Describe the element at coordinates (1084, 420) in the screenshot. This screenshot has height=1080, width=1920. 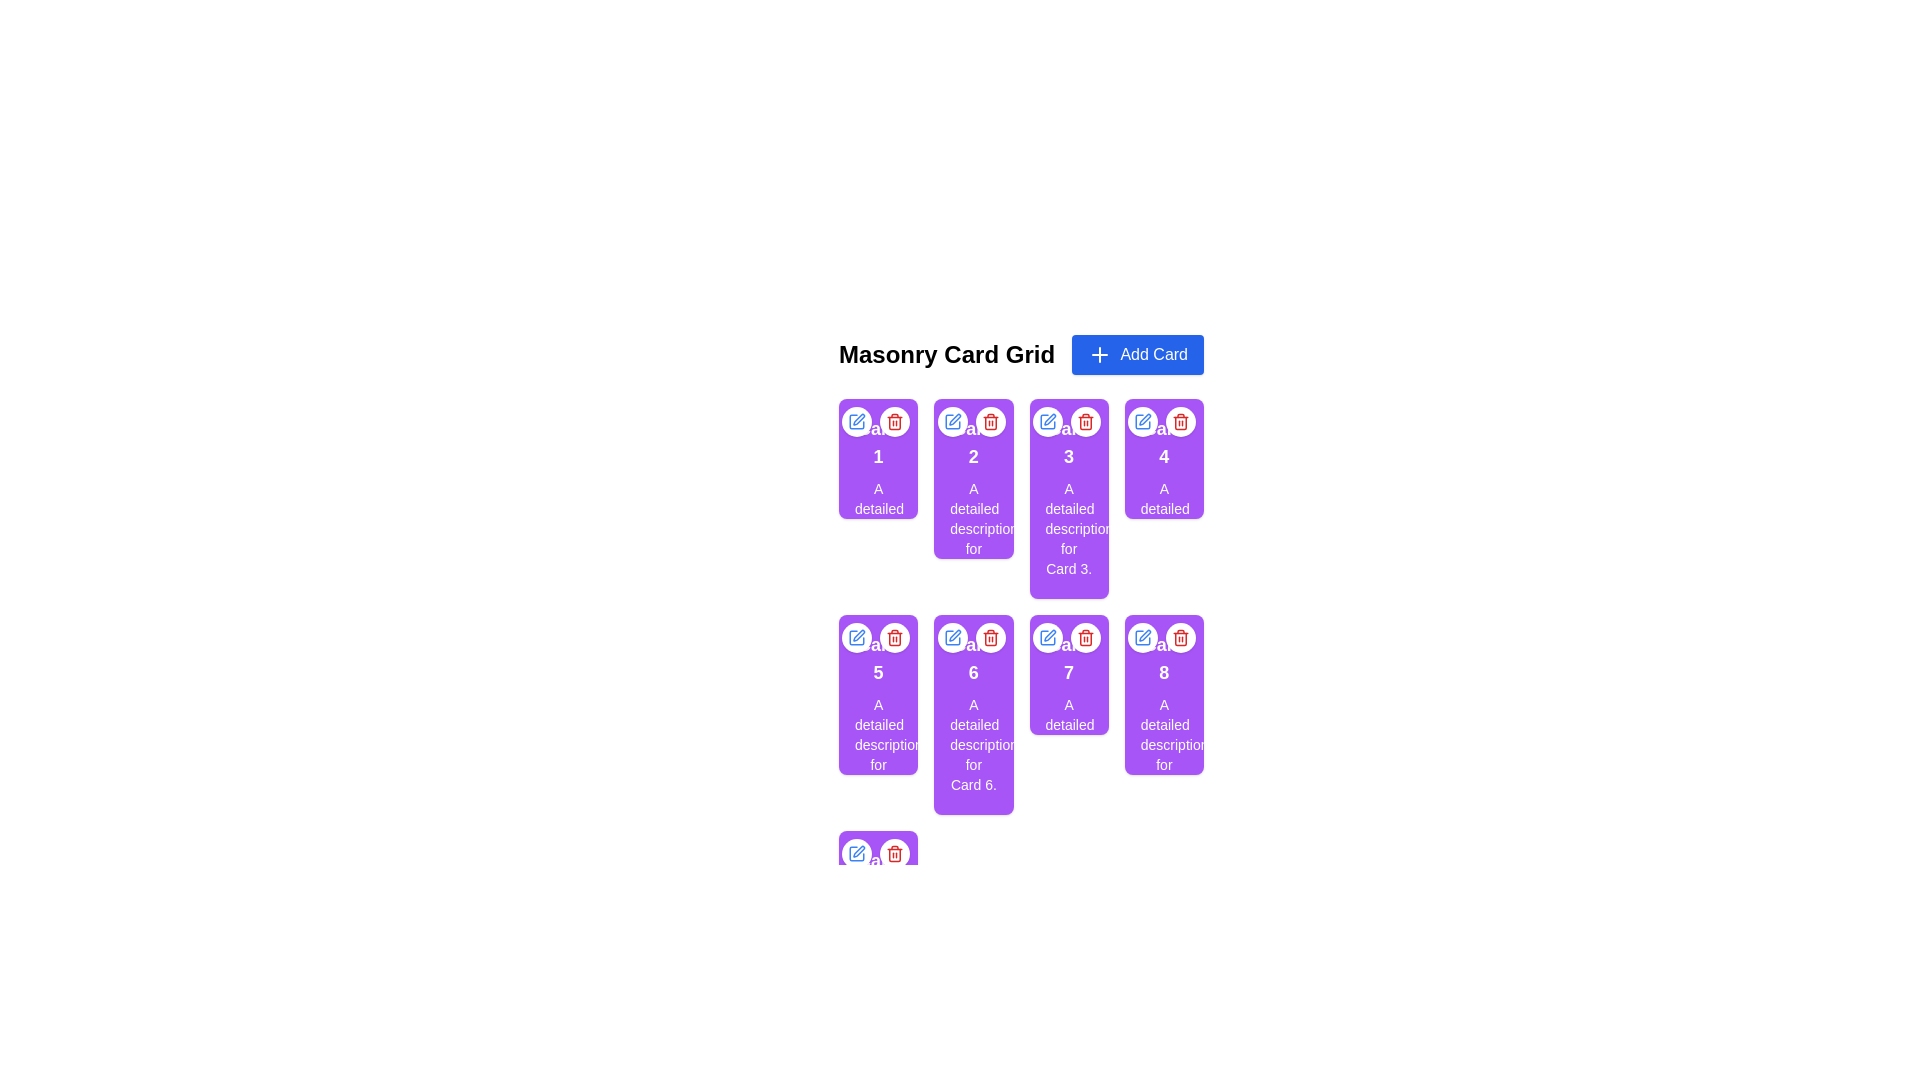
I see `the small circular button with a red trash icon, located at the top-right corner of the card labeled '3'` at that location.